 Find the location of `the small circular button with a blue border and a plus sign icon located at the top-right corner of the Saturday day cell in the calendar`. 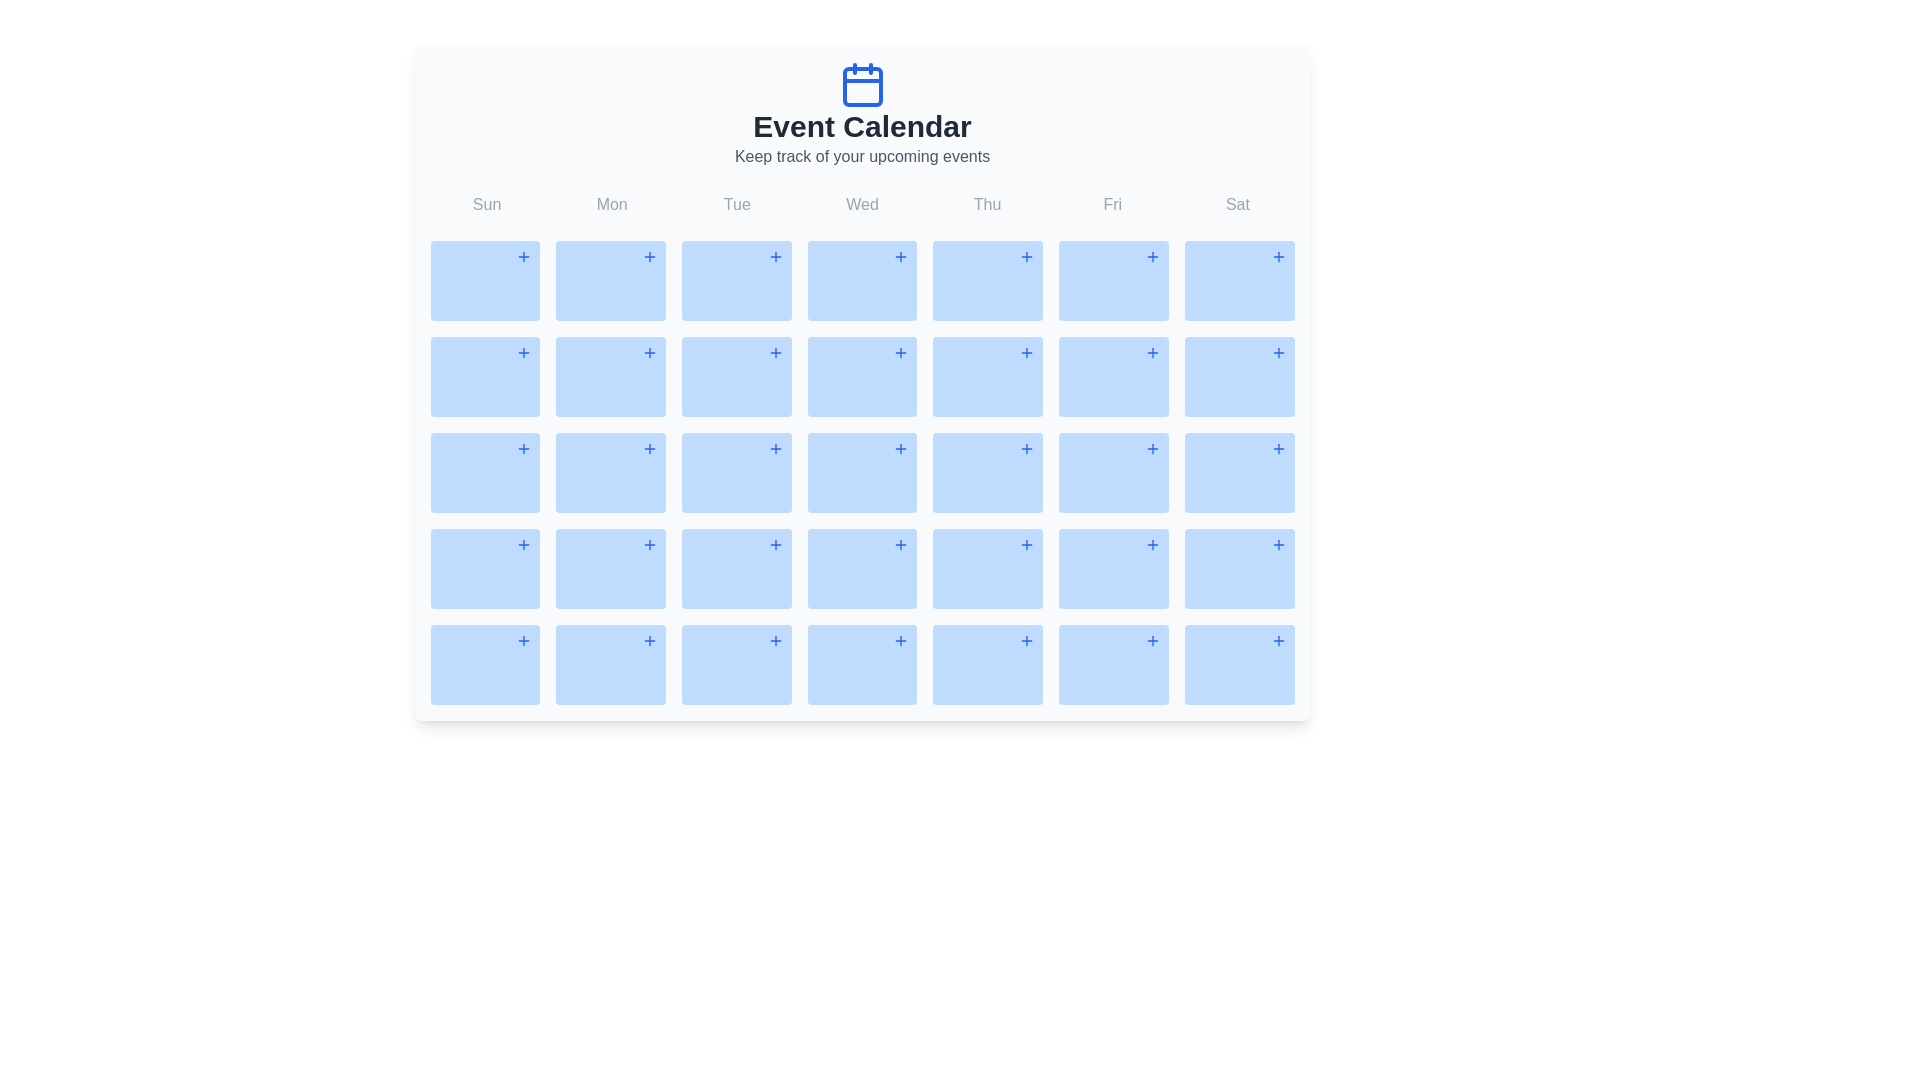

the small circular button with a blue border and a plus sign icon located at the top-right corner of the Saturday day cell in the calendar is located at coordinates (1277, 544).